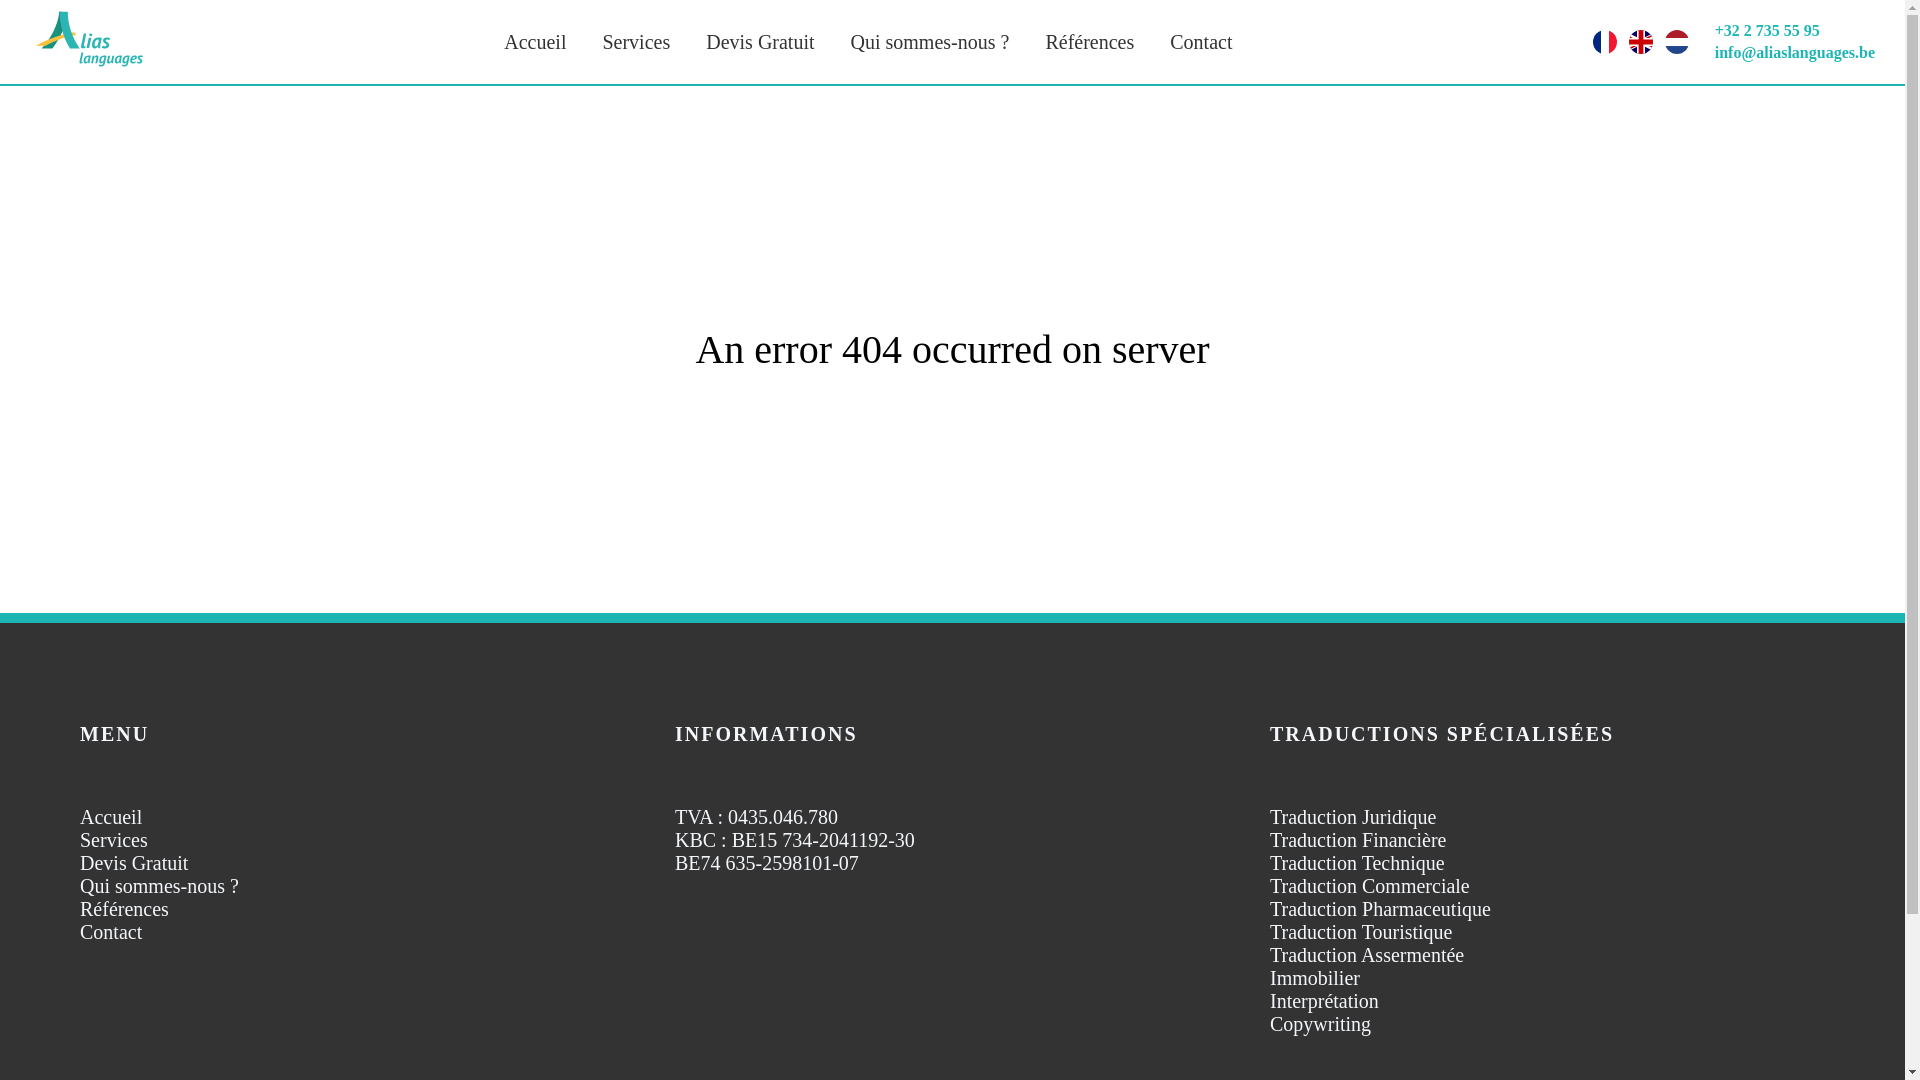 This screenshot has width=1920, height=1080. I want to click on 'Immobilier', so click(1315, 977).